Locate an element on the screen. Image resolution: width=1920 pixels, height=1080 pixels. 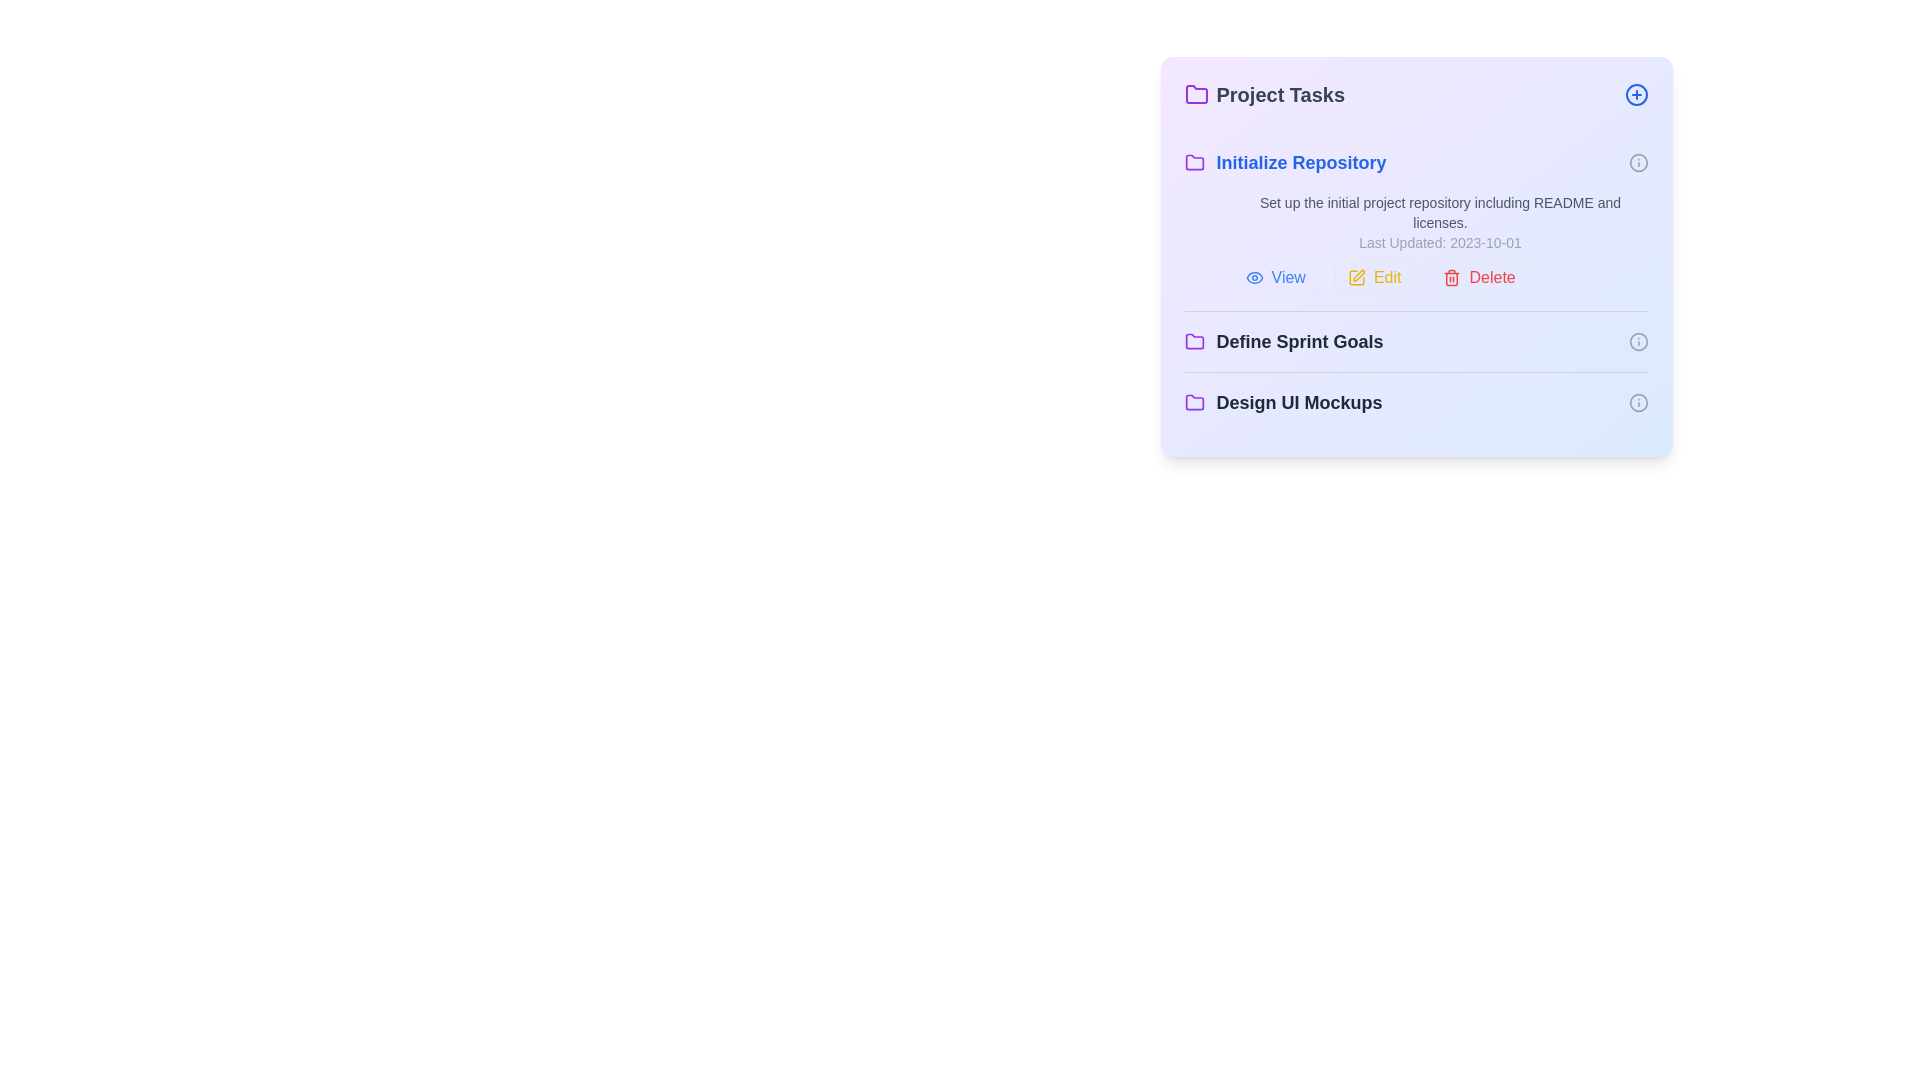
the label or link that represents defining sprint goals is located at coordinates (1284, 341).